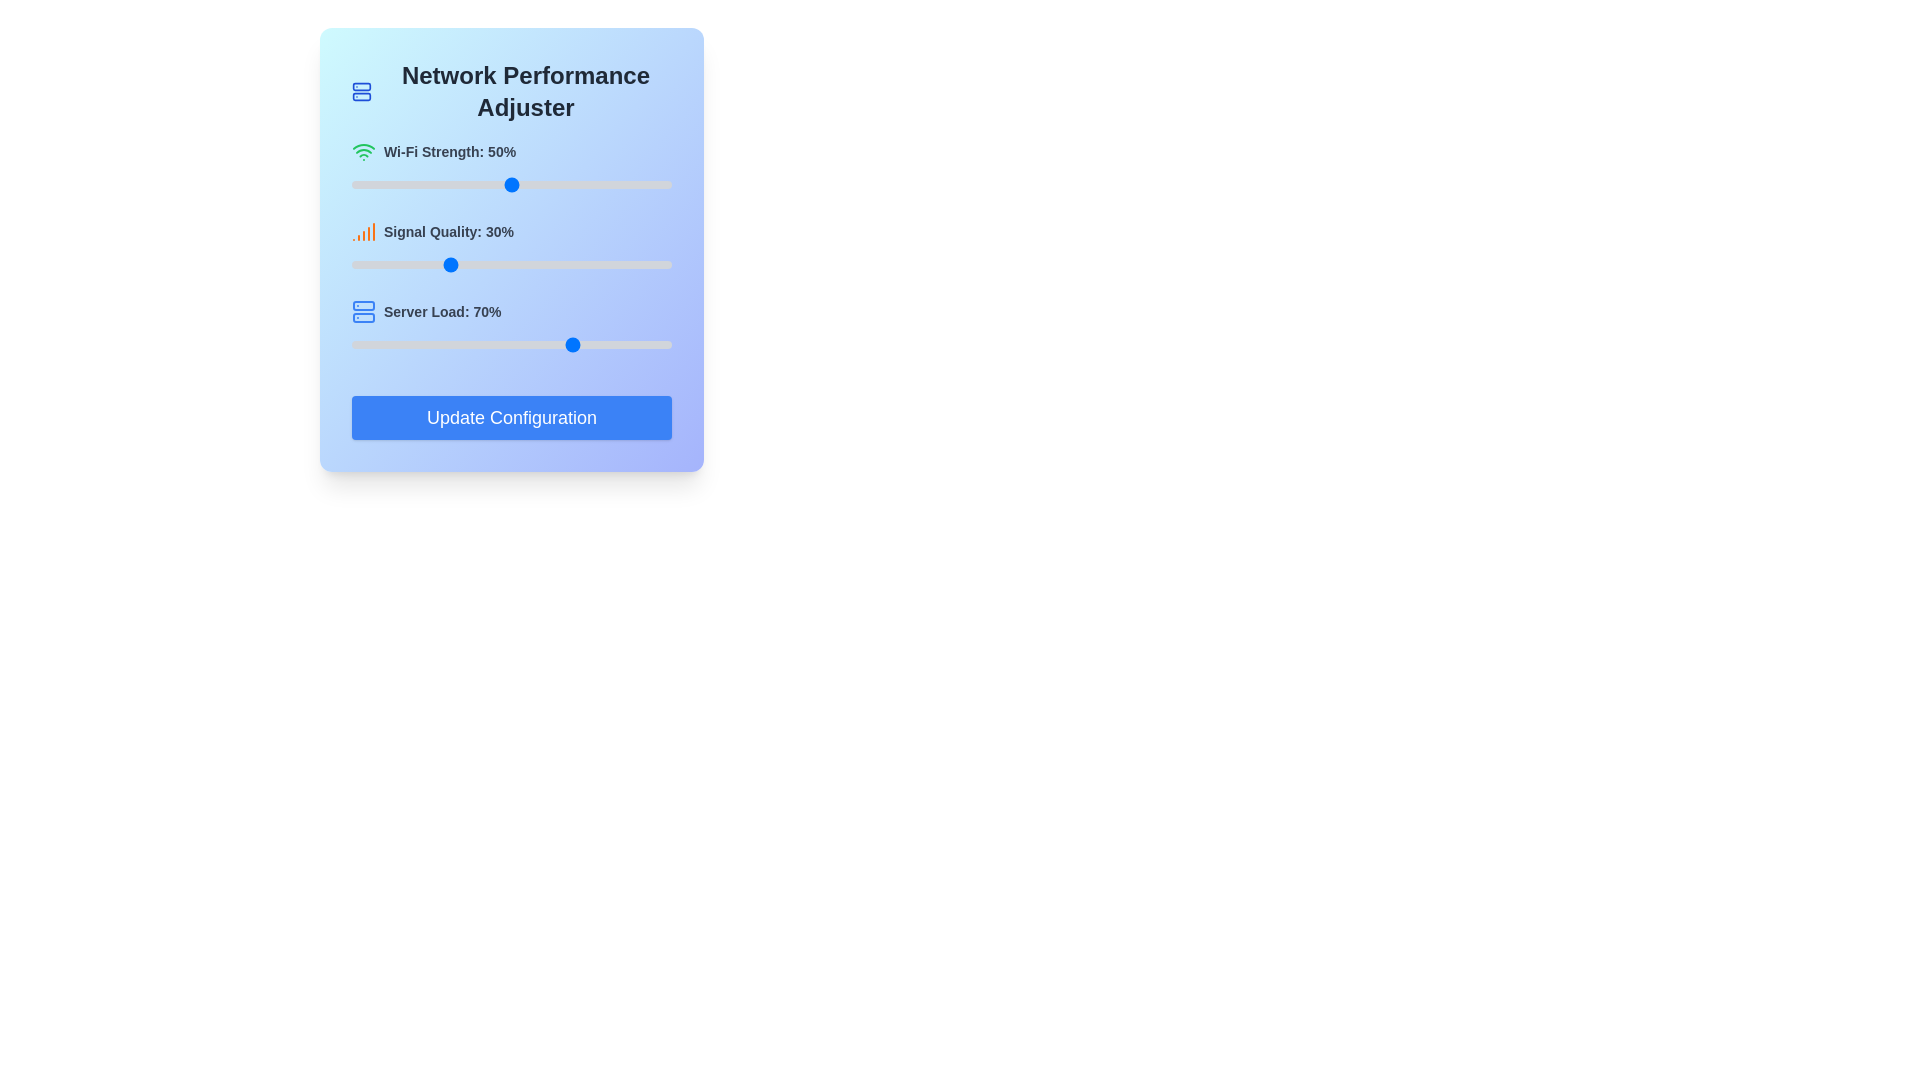 Image resolution: width=1920 pixels, height=1080 pixels. Describe the element at coordinates (521, 264) in the screenshot. I see `signal quality` at that location.